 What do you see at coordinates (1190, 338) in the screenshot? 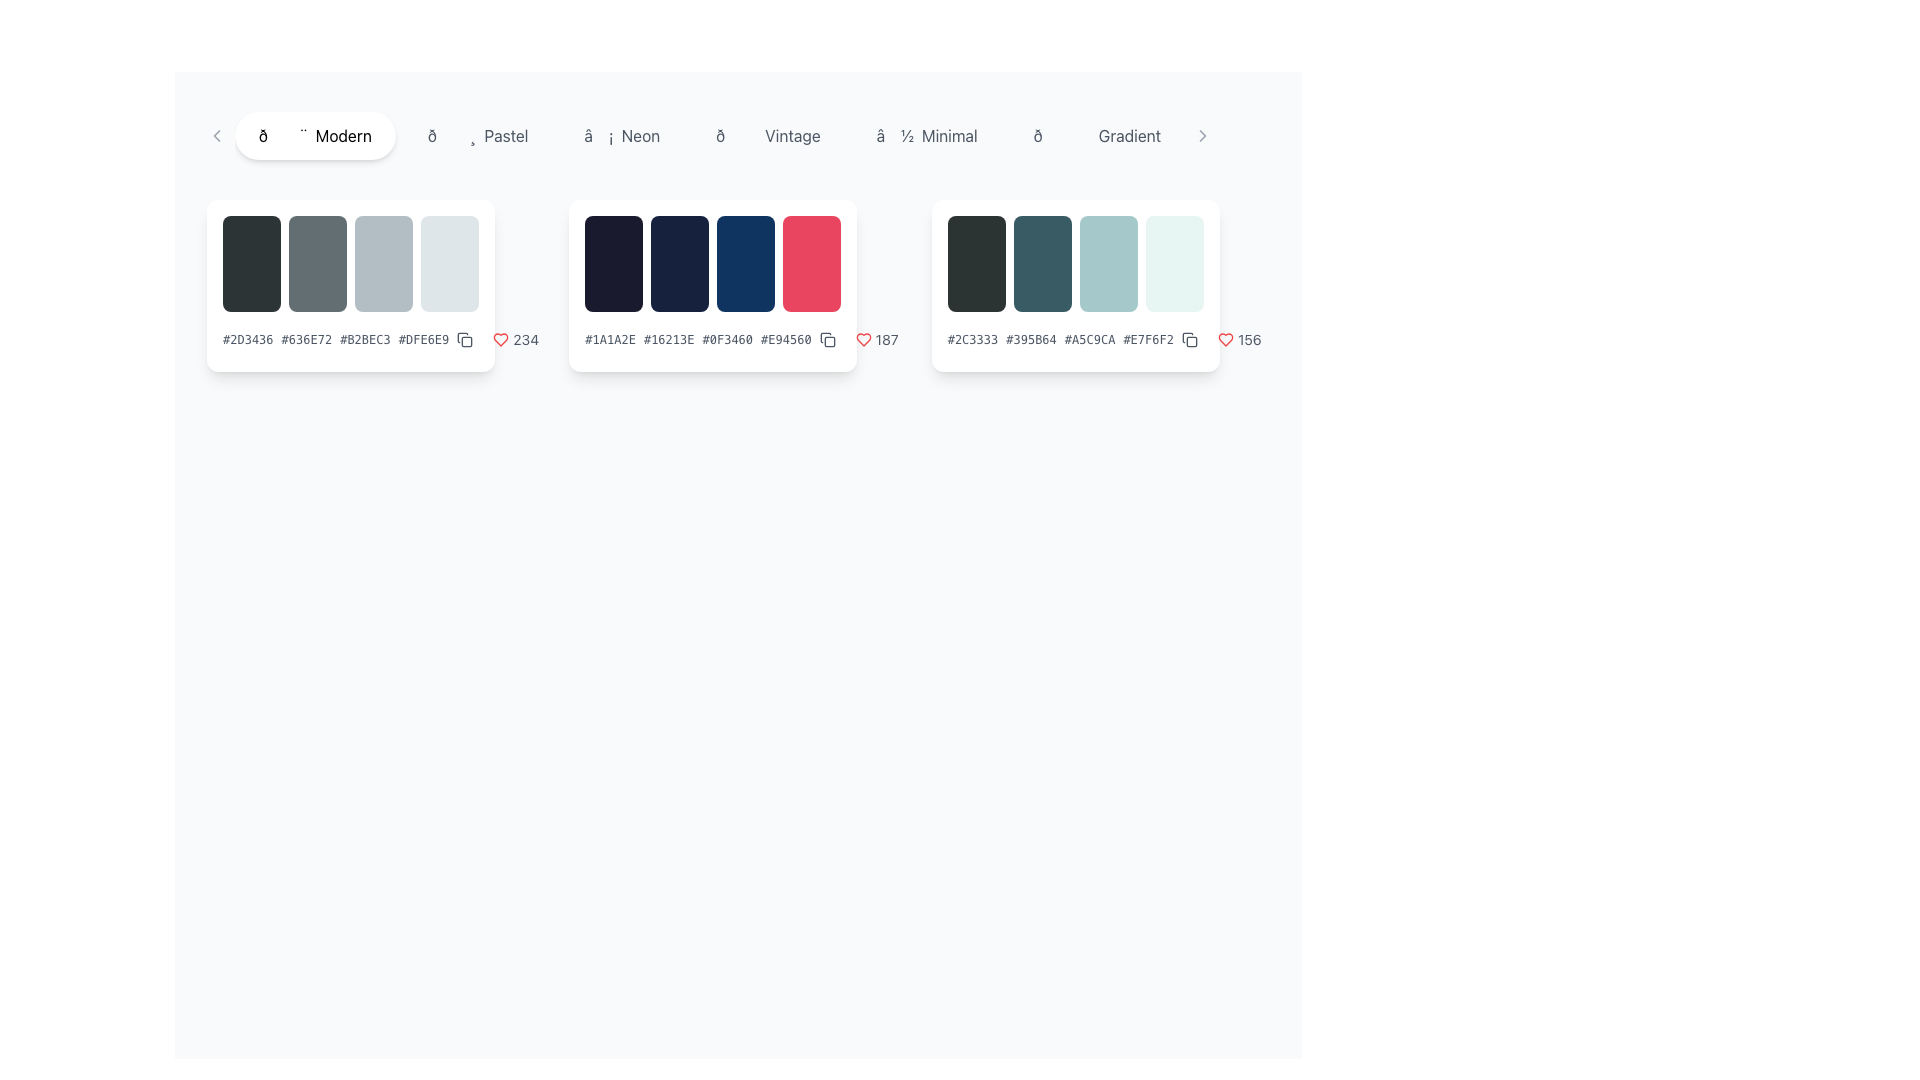
I see `the copy icon, which is an outline of two overlapping squares, located in the lower-right corner of the color palette card in the rightmost column` at bounding box center [1190, 338].